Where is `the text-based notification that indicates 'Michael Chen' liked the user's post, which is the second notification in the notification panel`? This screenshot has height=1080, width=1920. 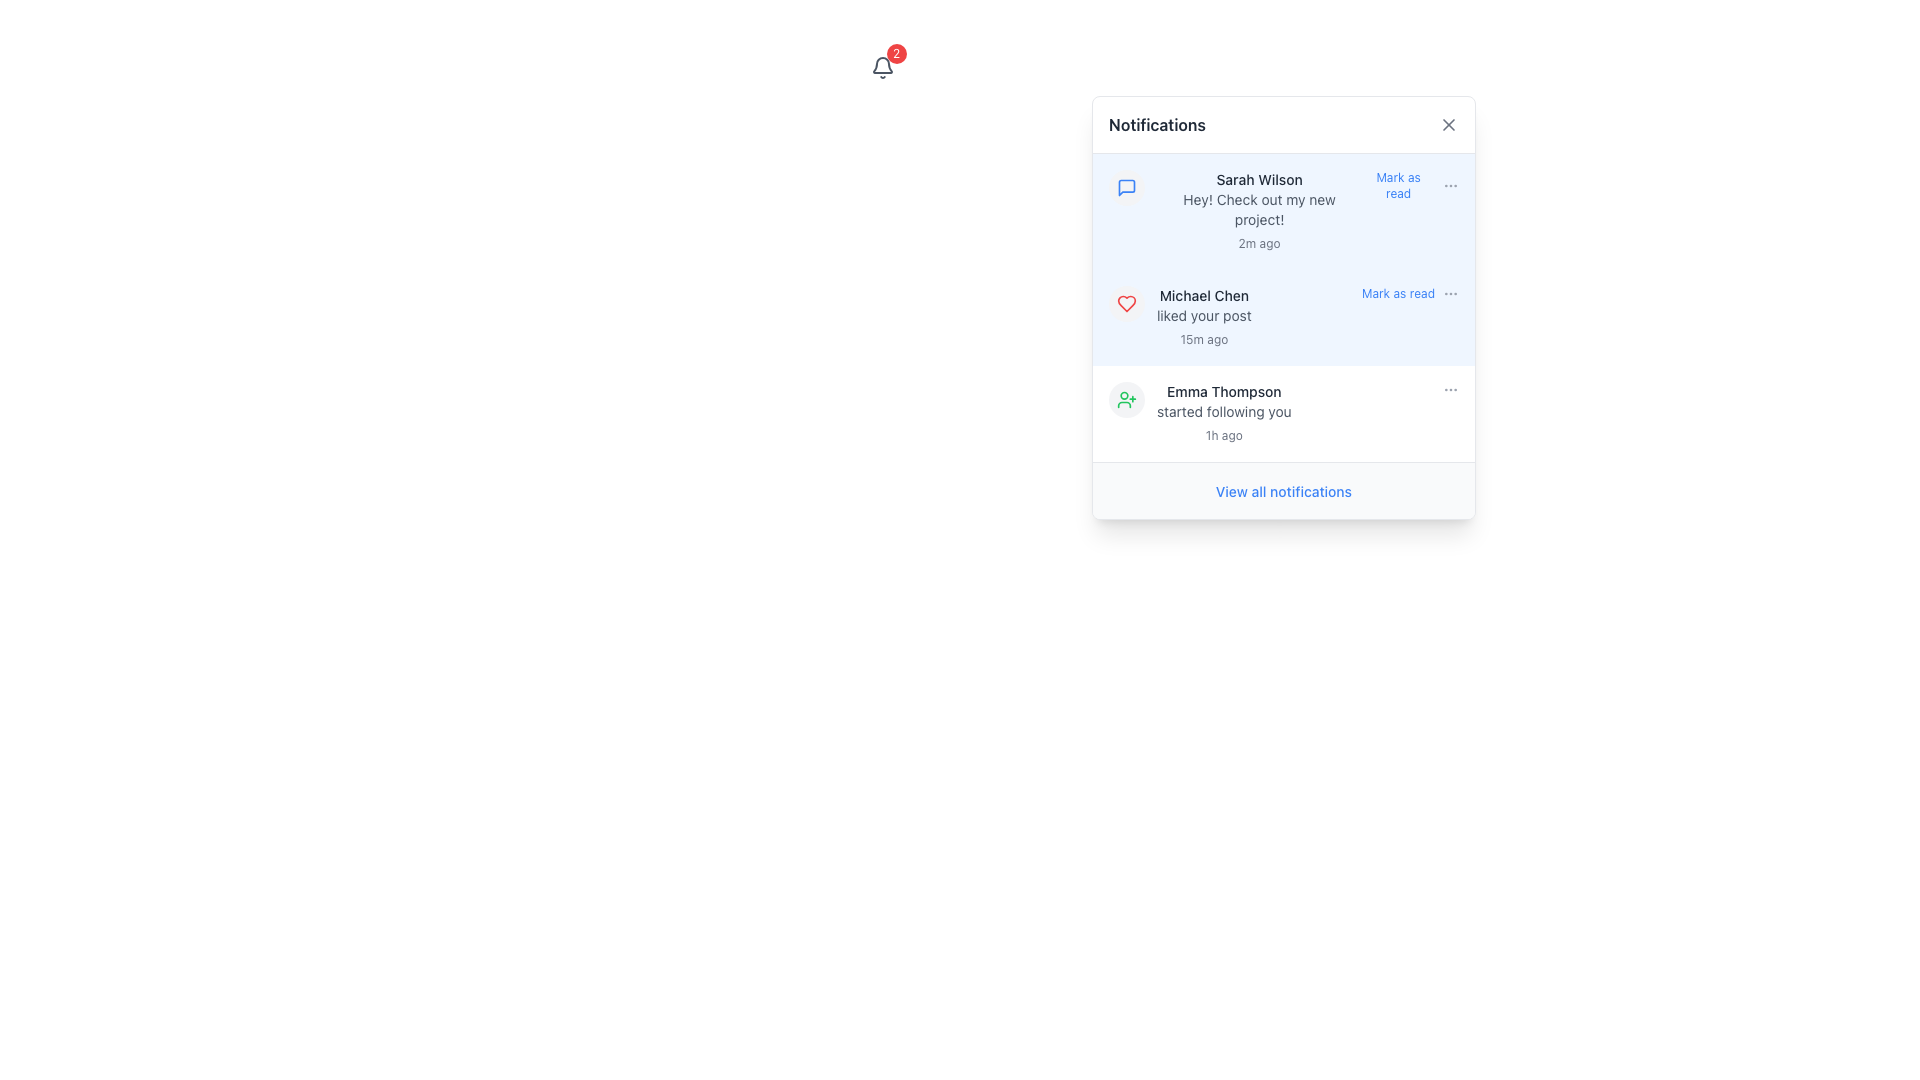 the text-based notification that indicates 'Michael Chen' liked the user's post, which is the second notification in the notification panel is located at coordinates (1203, 316).